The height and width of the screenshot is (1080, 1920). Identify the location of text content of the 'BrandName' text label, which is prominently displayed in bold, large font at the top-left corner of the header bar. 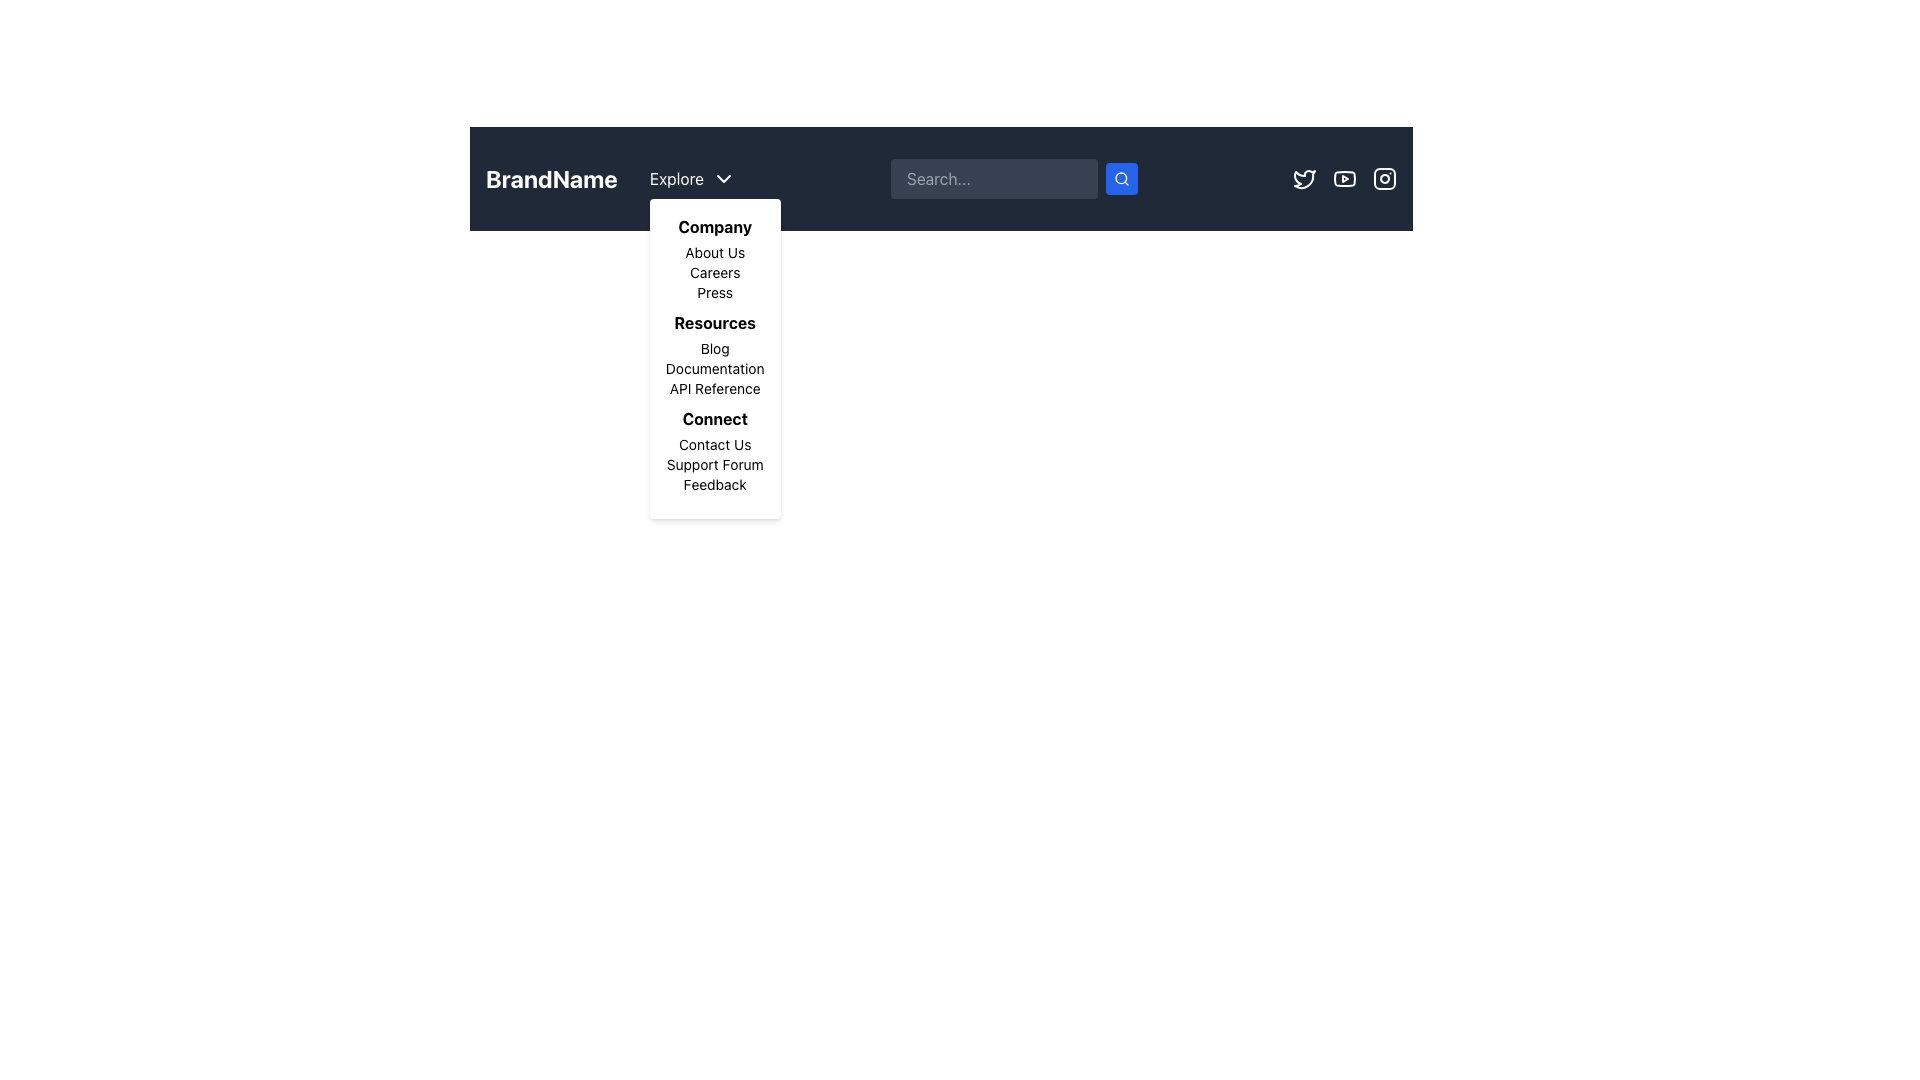
(552, 177).